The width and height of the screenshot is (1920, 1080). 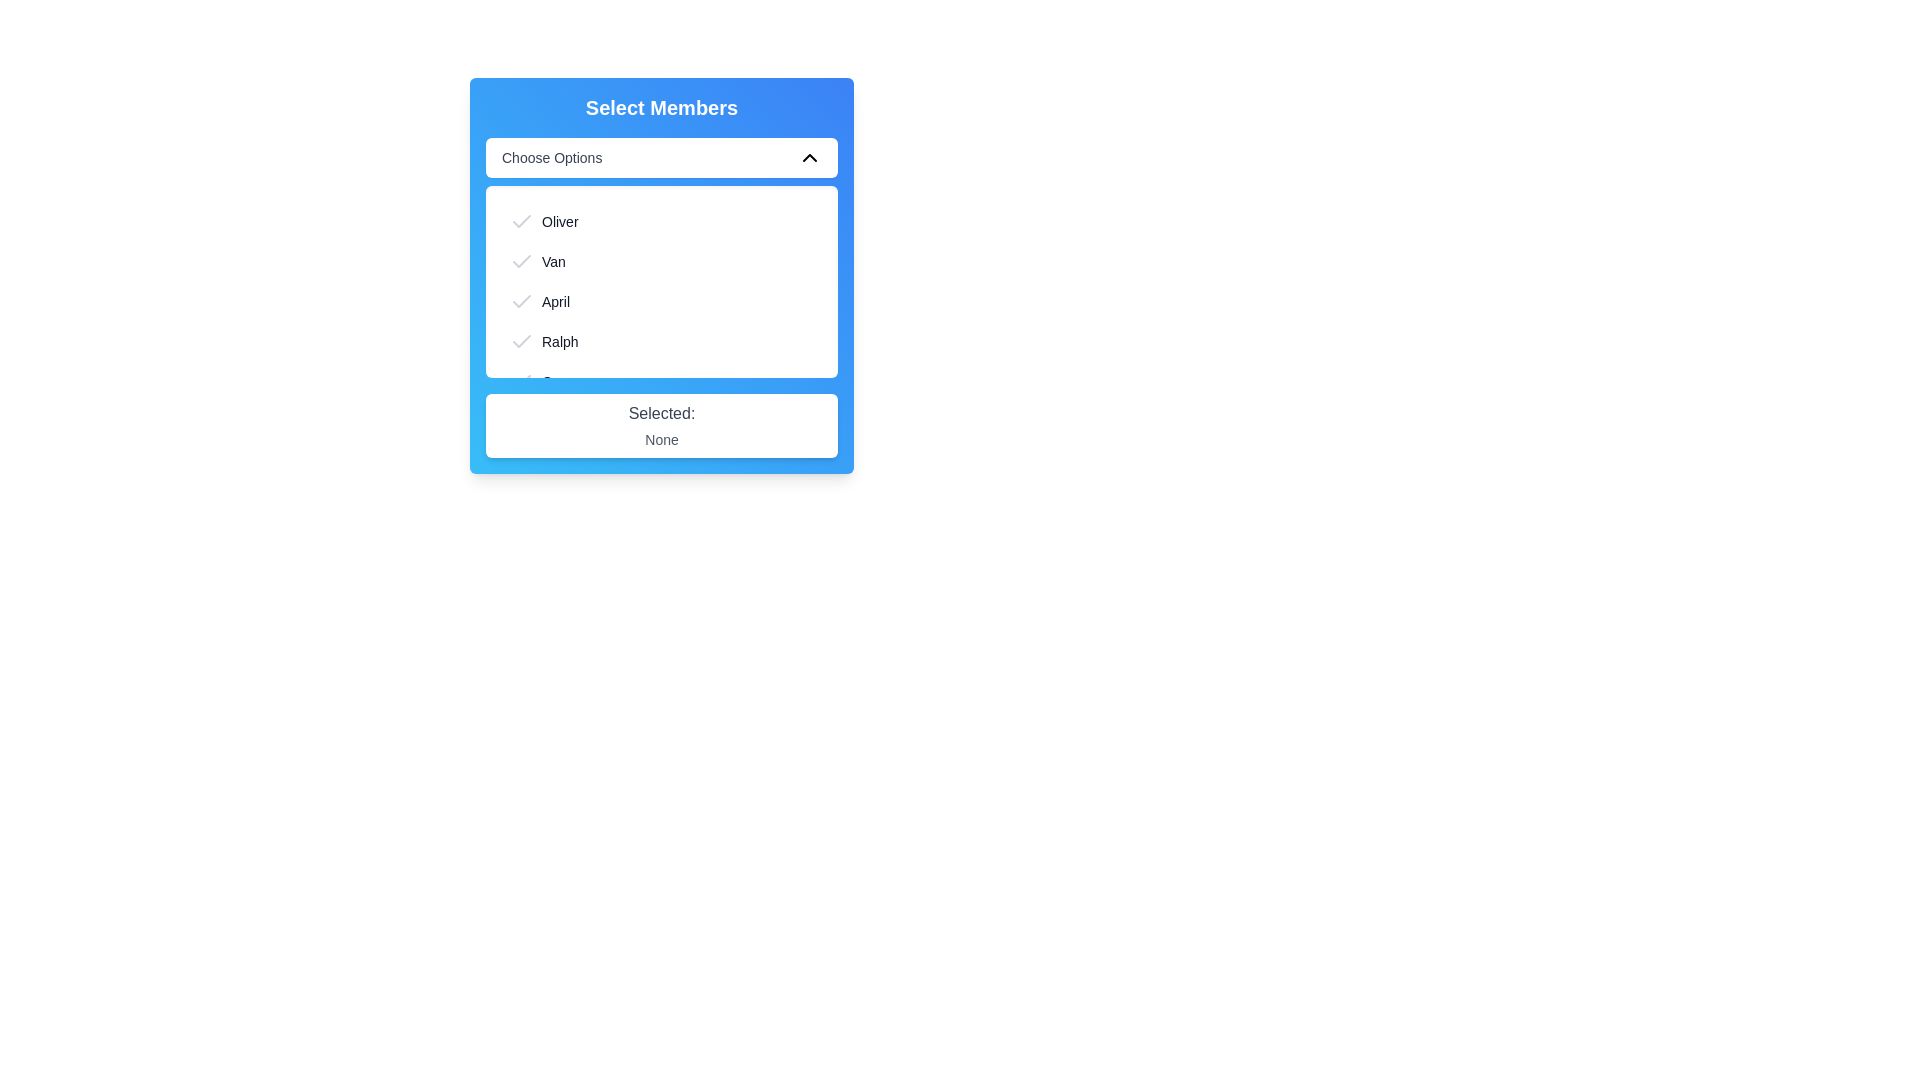 What do you see at coordinates (662, 157) in the screenshot?
I see `the Dropdown trigger button located below the 'Select Members' title` at bounding box center [662, 157].